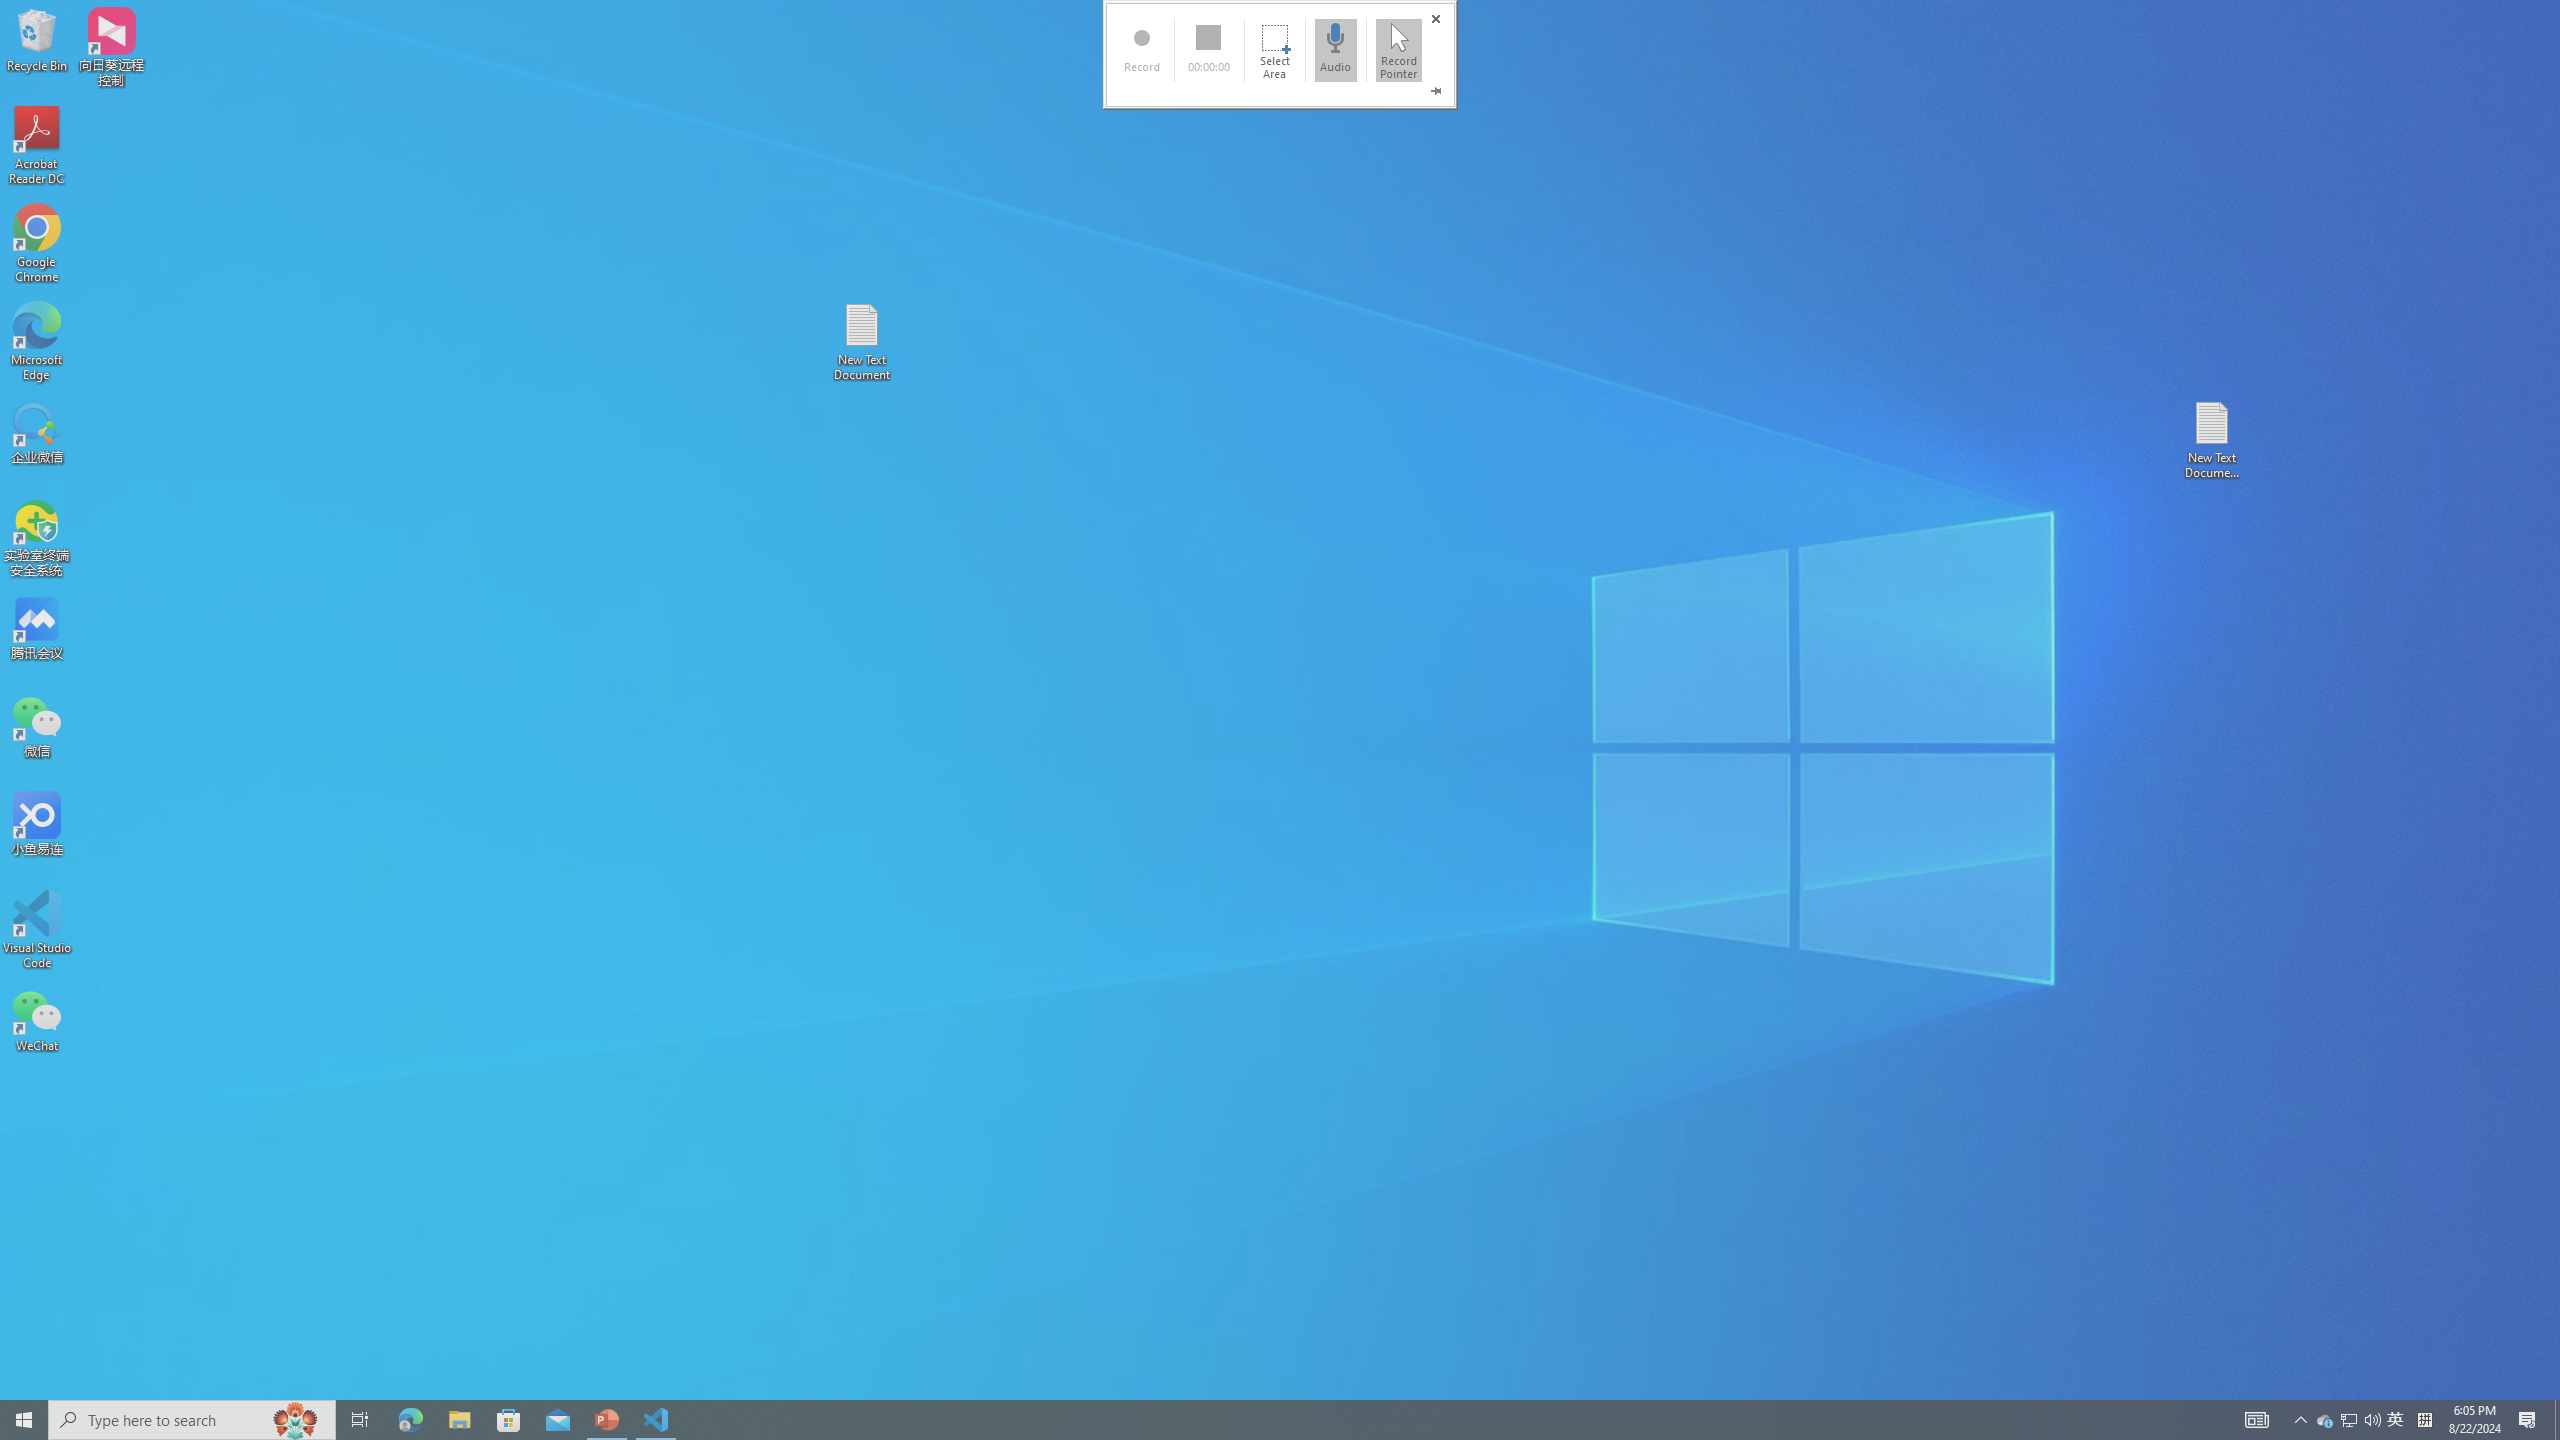 Image resolution: width=2560 pixels, height=1440 pixels. What do you see at coordinates (1273, 49) in the screenshot?
I see `'Select Area'` at bounding box center [1273, 49].